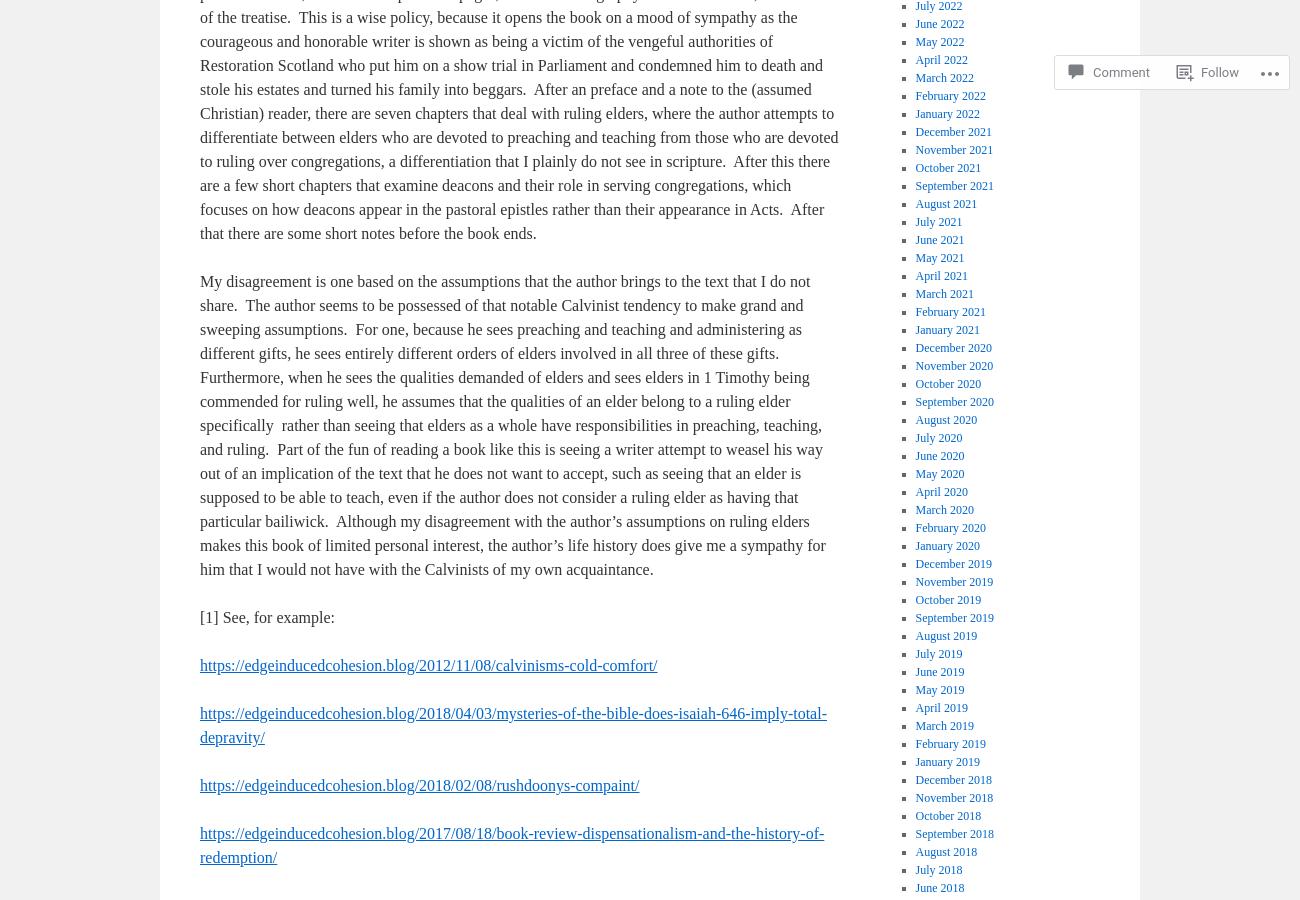  Describe the element at coordinates (939, 672) in the screenshot. I see `'June 2019'` at that location.